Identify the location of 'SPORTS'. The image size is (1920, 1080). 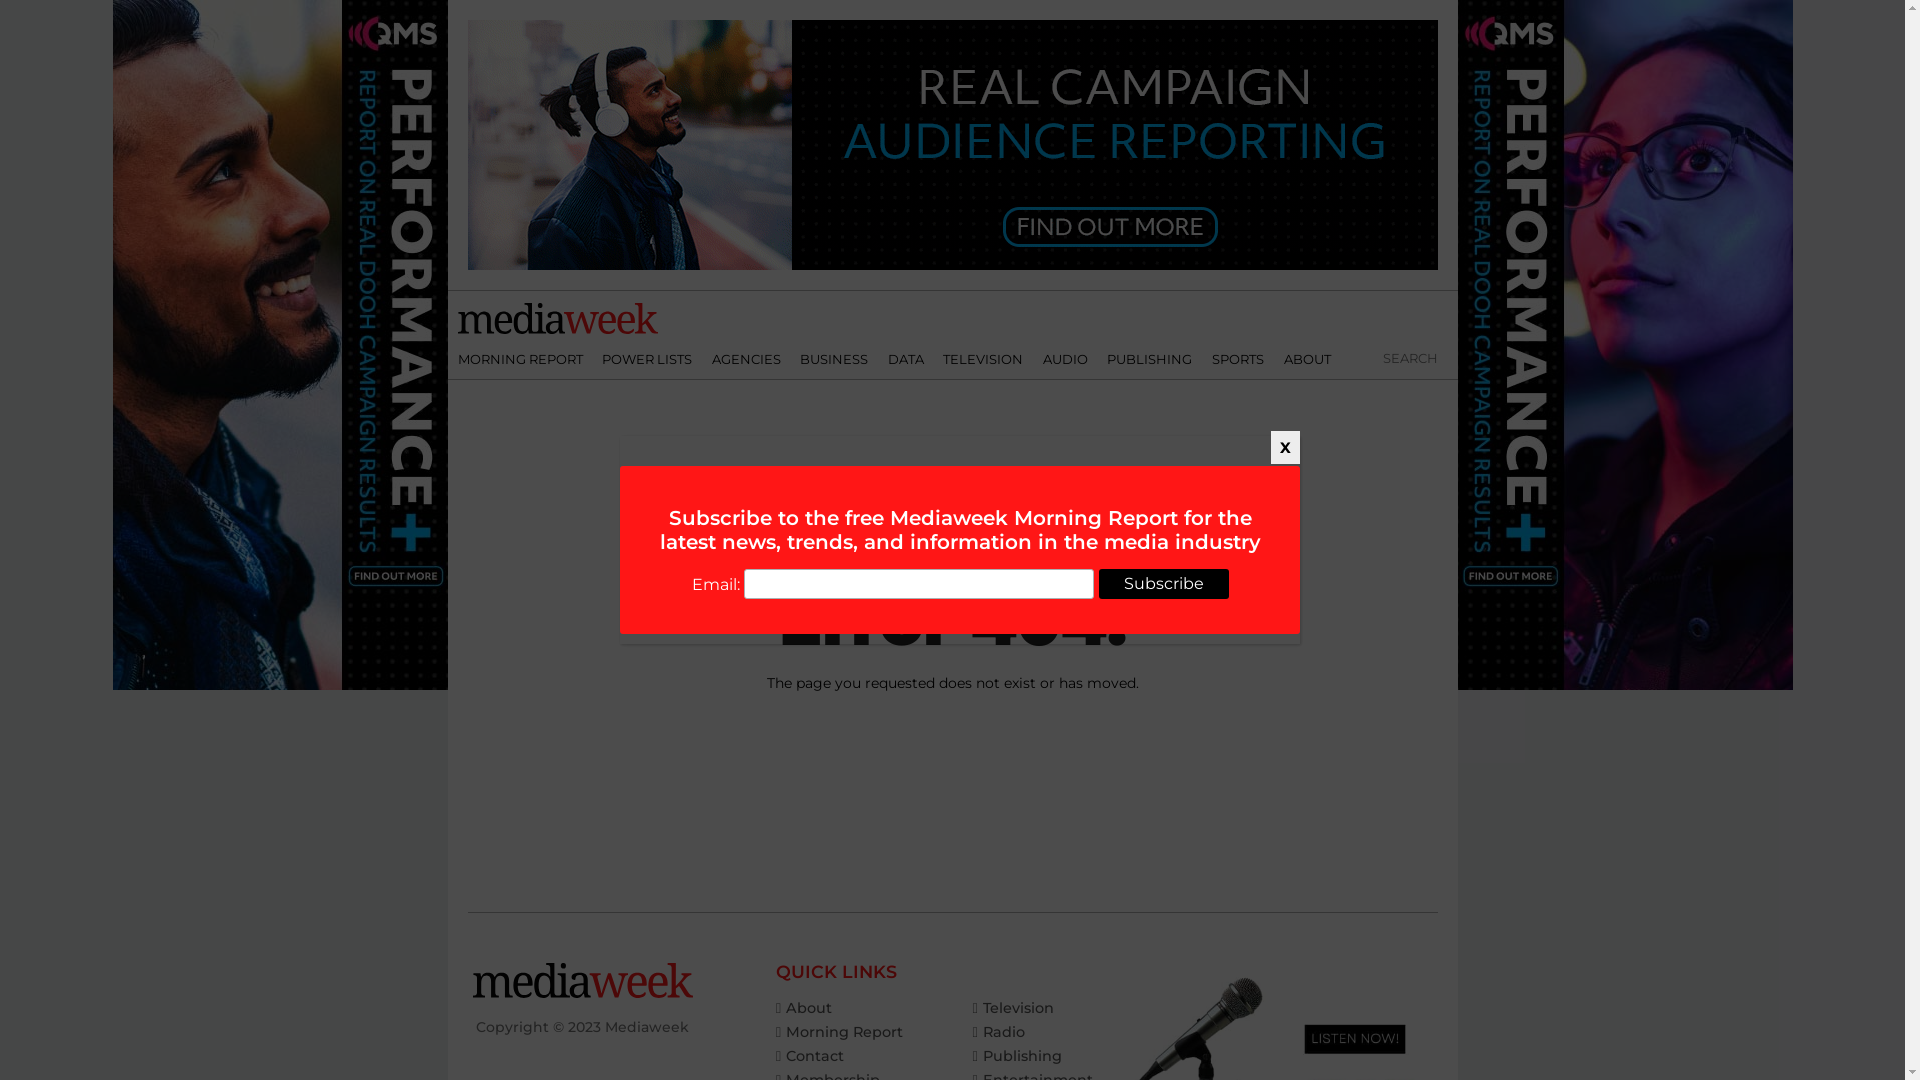
(1237, 357).